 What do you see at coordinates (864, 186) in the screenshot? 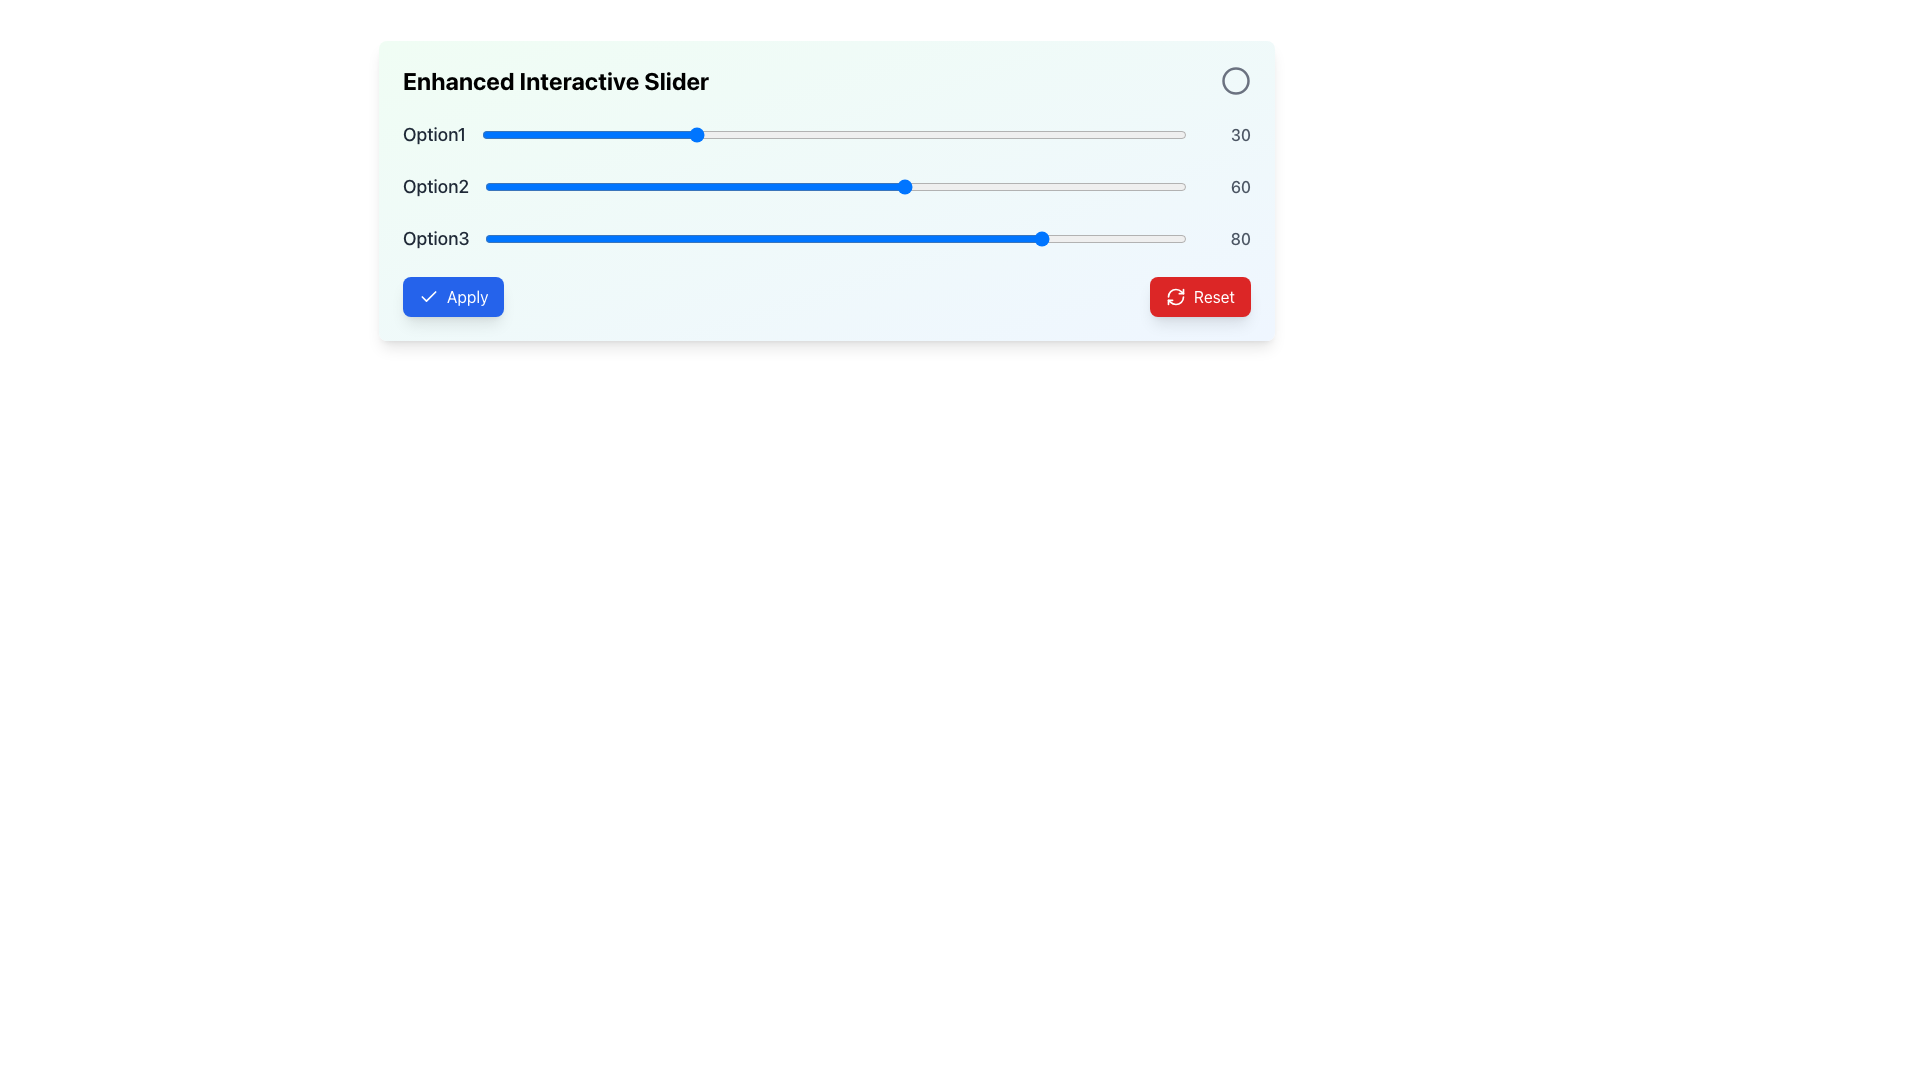
I see `slider` at bounding box center [864, 186].